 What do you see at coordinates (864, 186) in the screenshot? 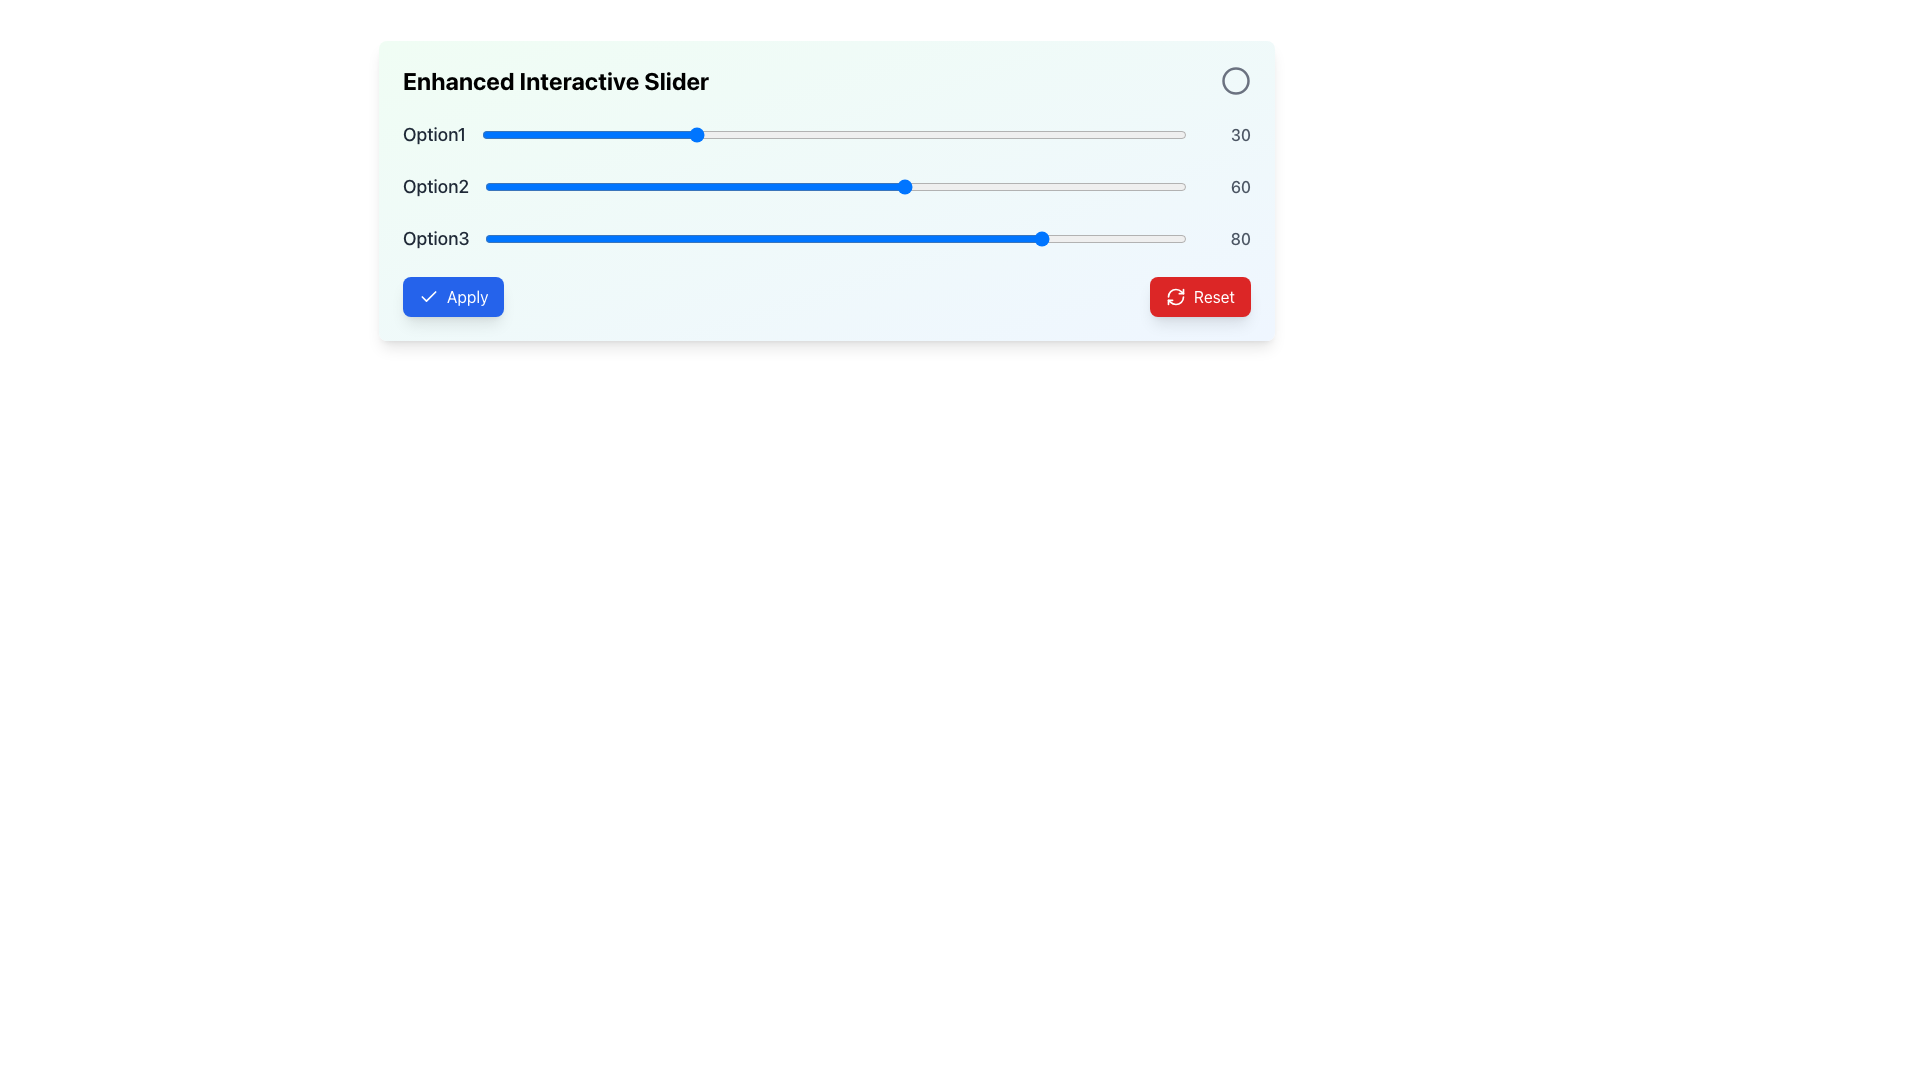
I see `slider` at bounding box center [864, 186].